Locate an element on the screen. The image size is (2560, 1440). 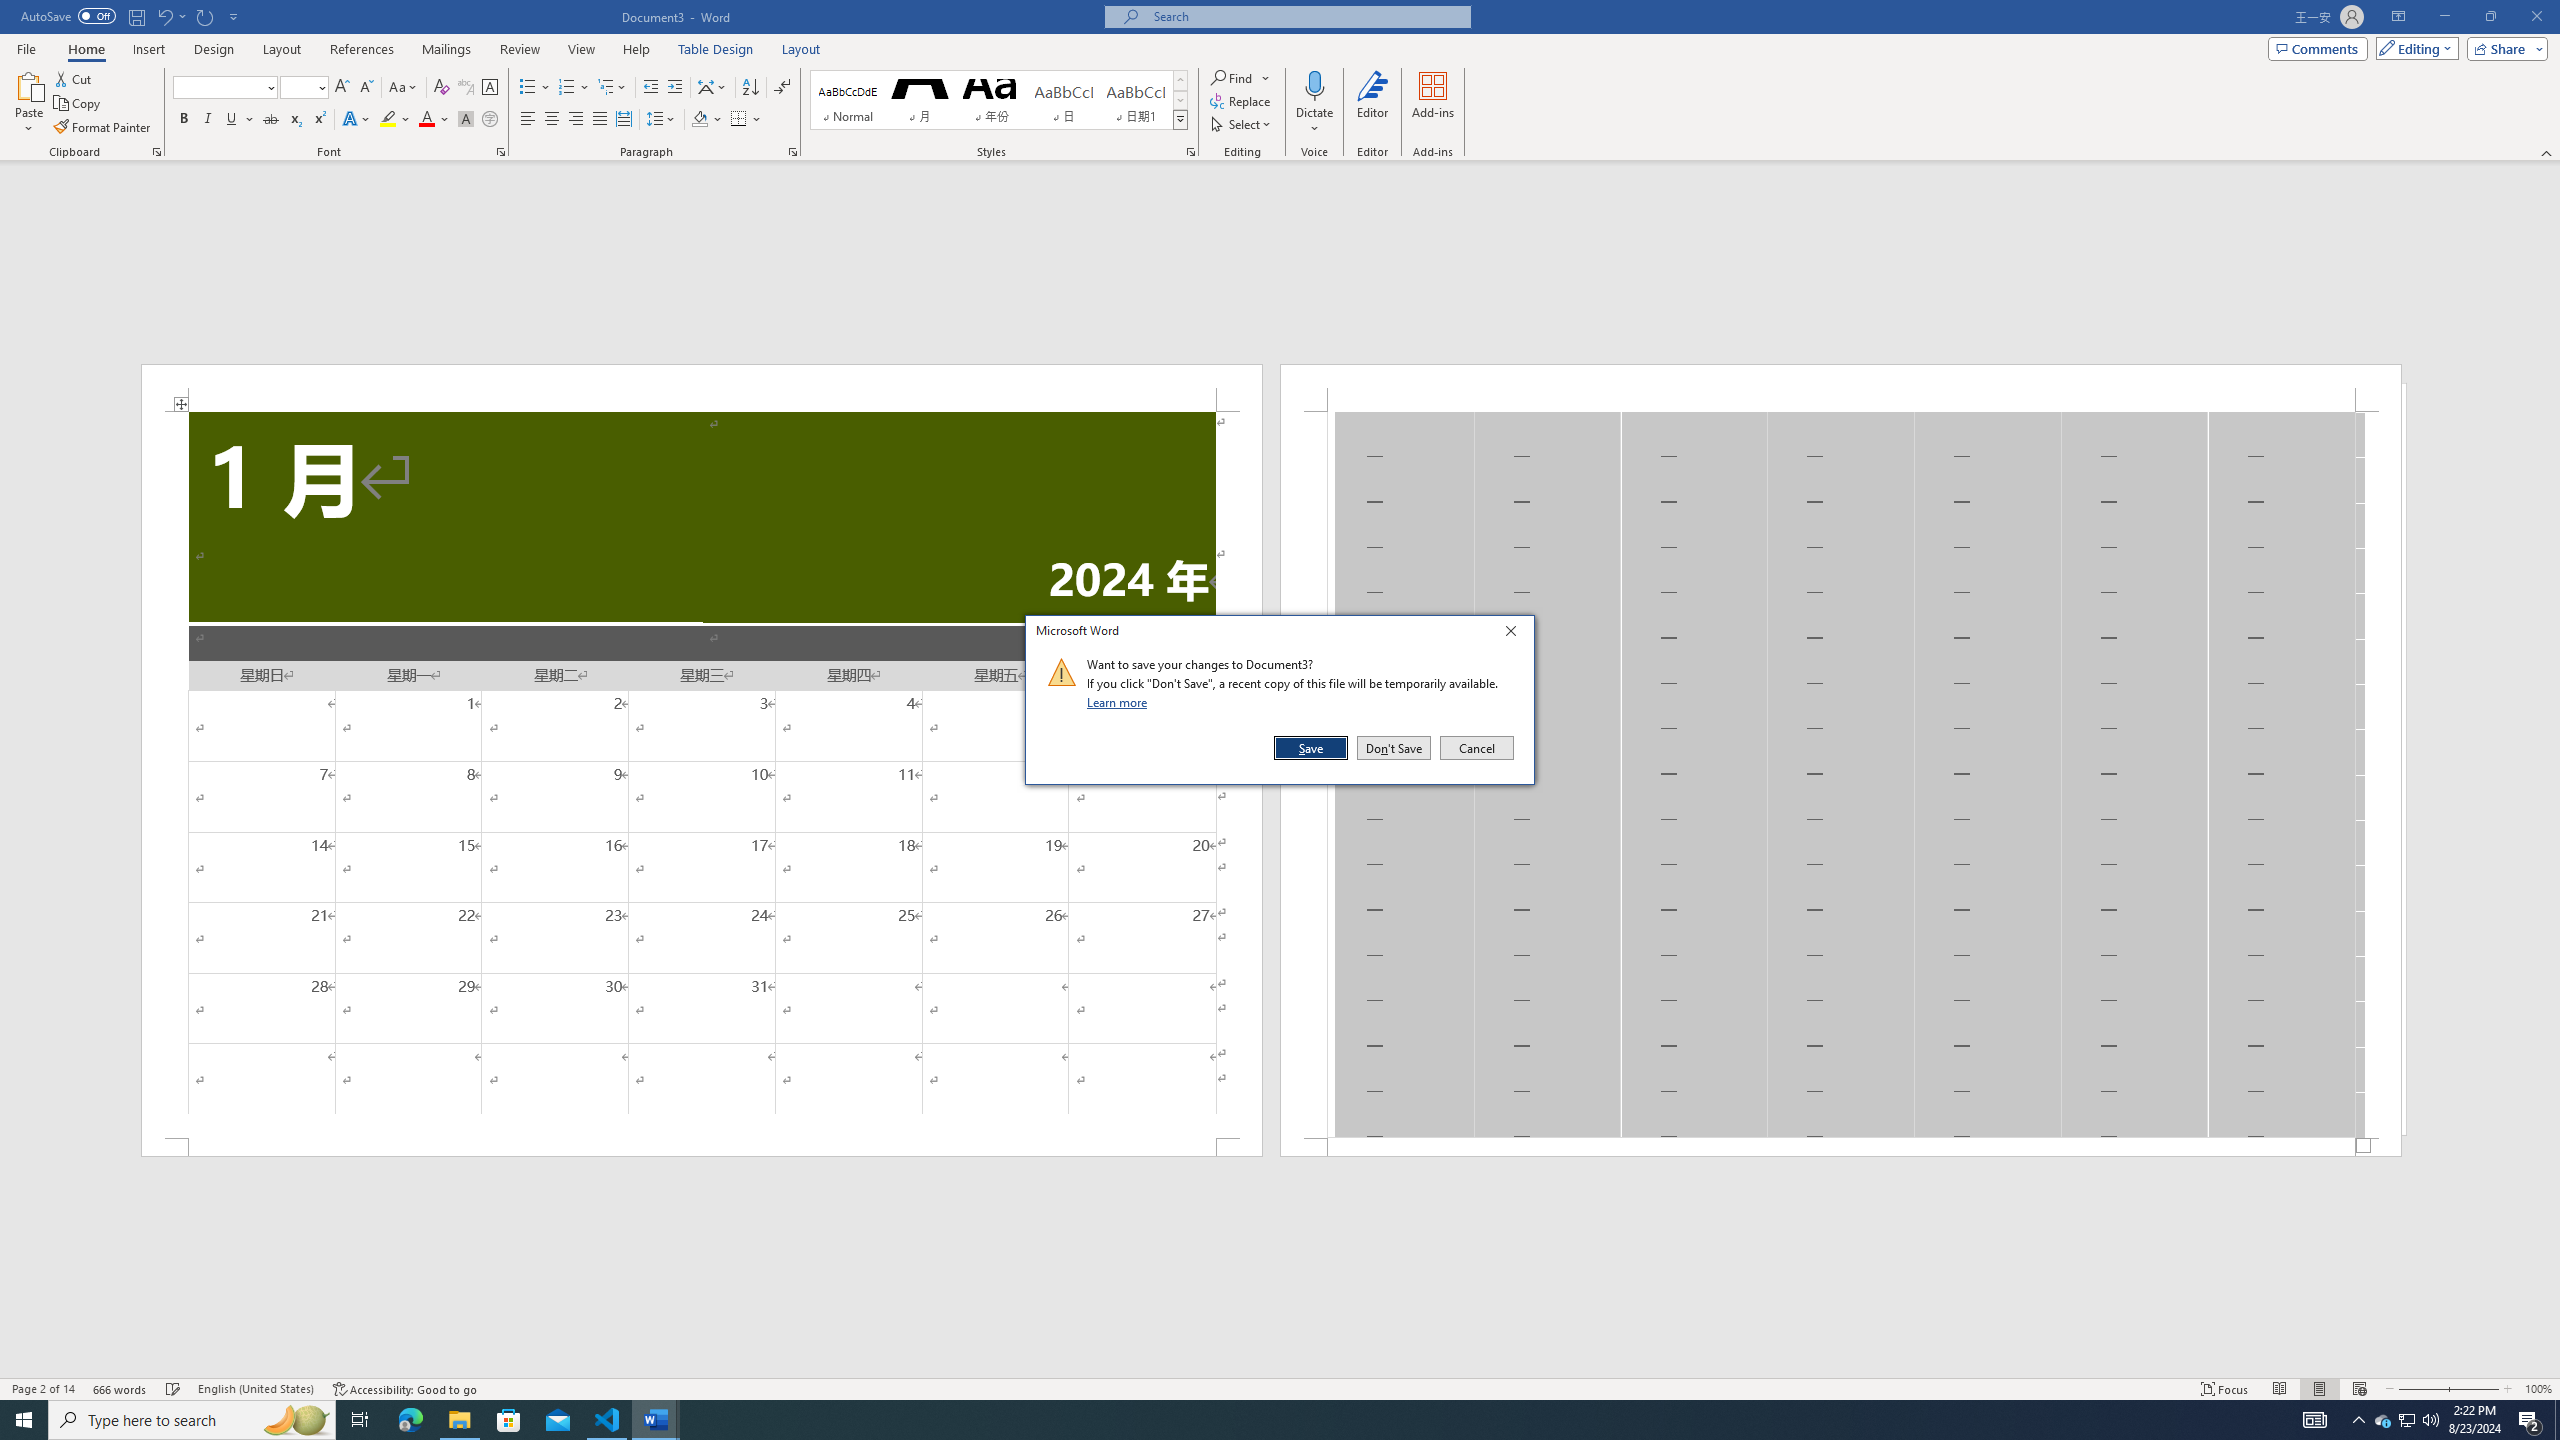
'Shading RGB(0, 0, 0)' is located at coordinates (700, 118).